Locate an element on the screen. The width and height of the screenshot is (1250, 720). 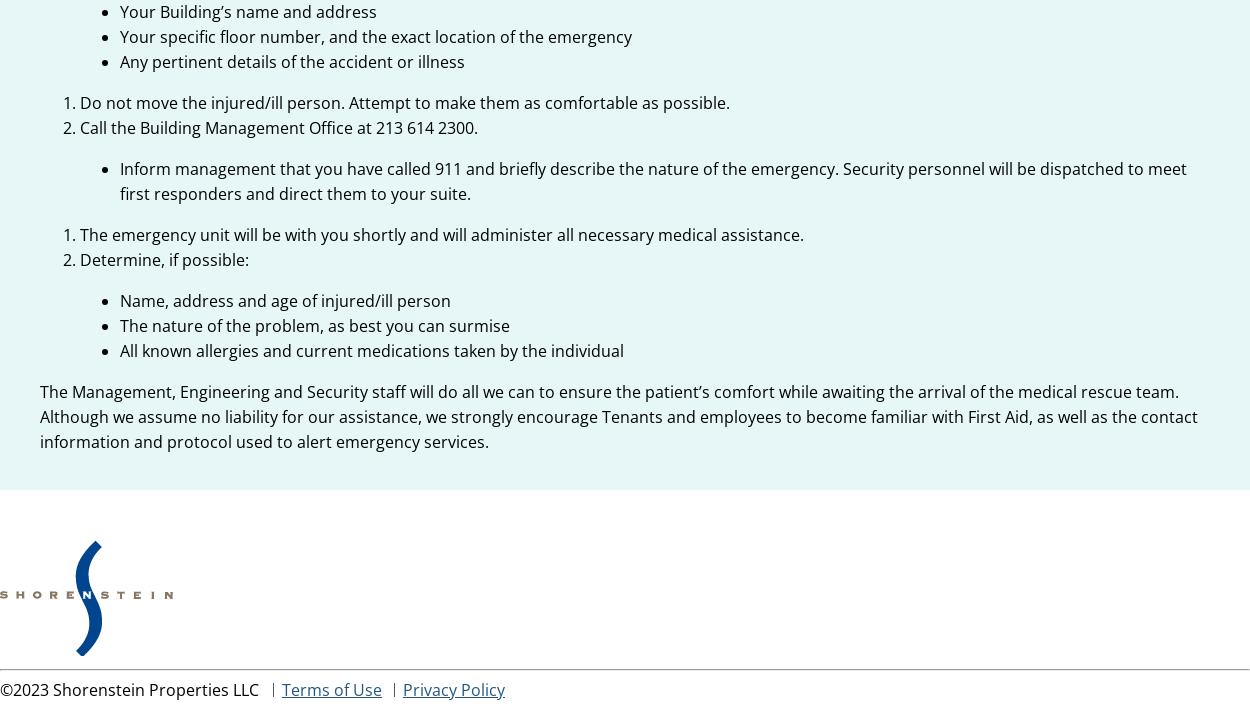
'The Management, Engineering and Security staff will do all we can to ensure the patient’s comfort while awaiting the arrival of the medical rescue team. Although we assume no liability for our assistance, we strongly encourage Tenants and employees to become familiar with First Aid, as well as the contact information and protocol used to alert emergency services.' is located at coordinates (618, 416).